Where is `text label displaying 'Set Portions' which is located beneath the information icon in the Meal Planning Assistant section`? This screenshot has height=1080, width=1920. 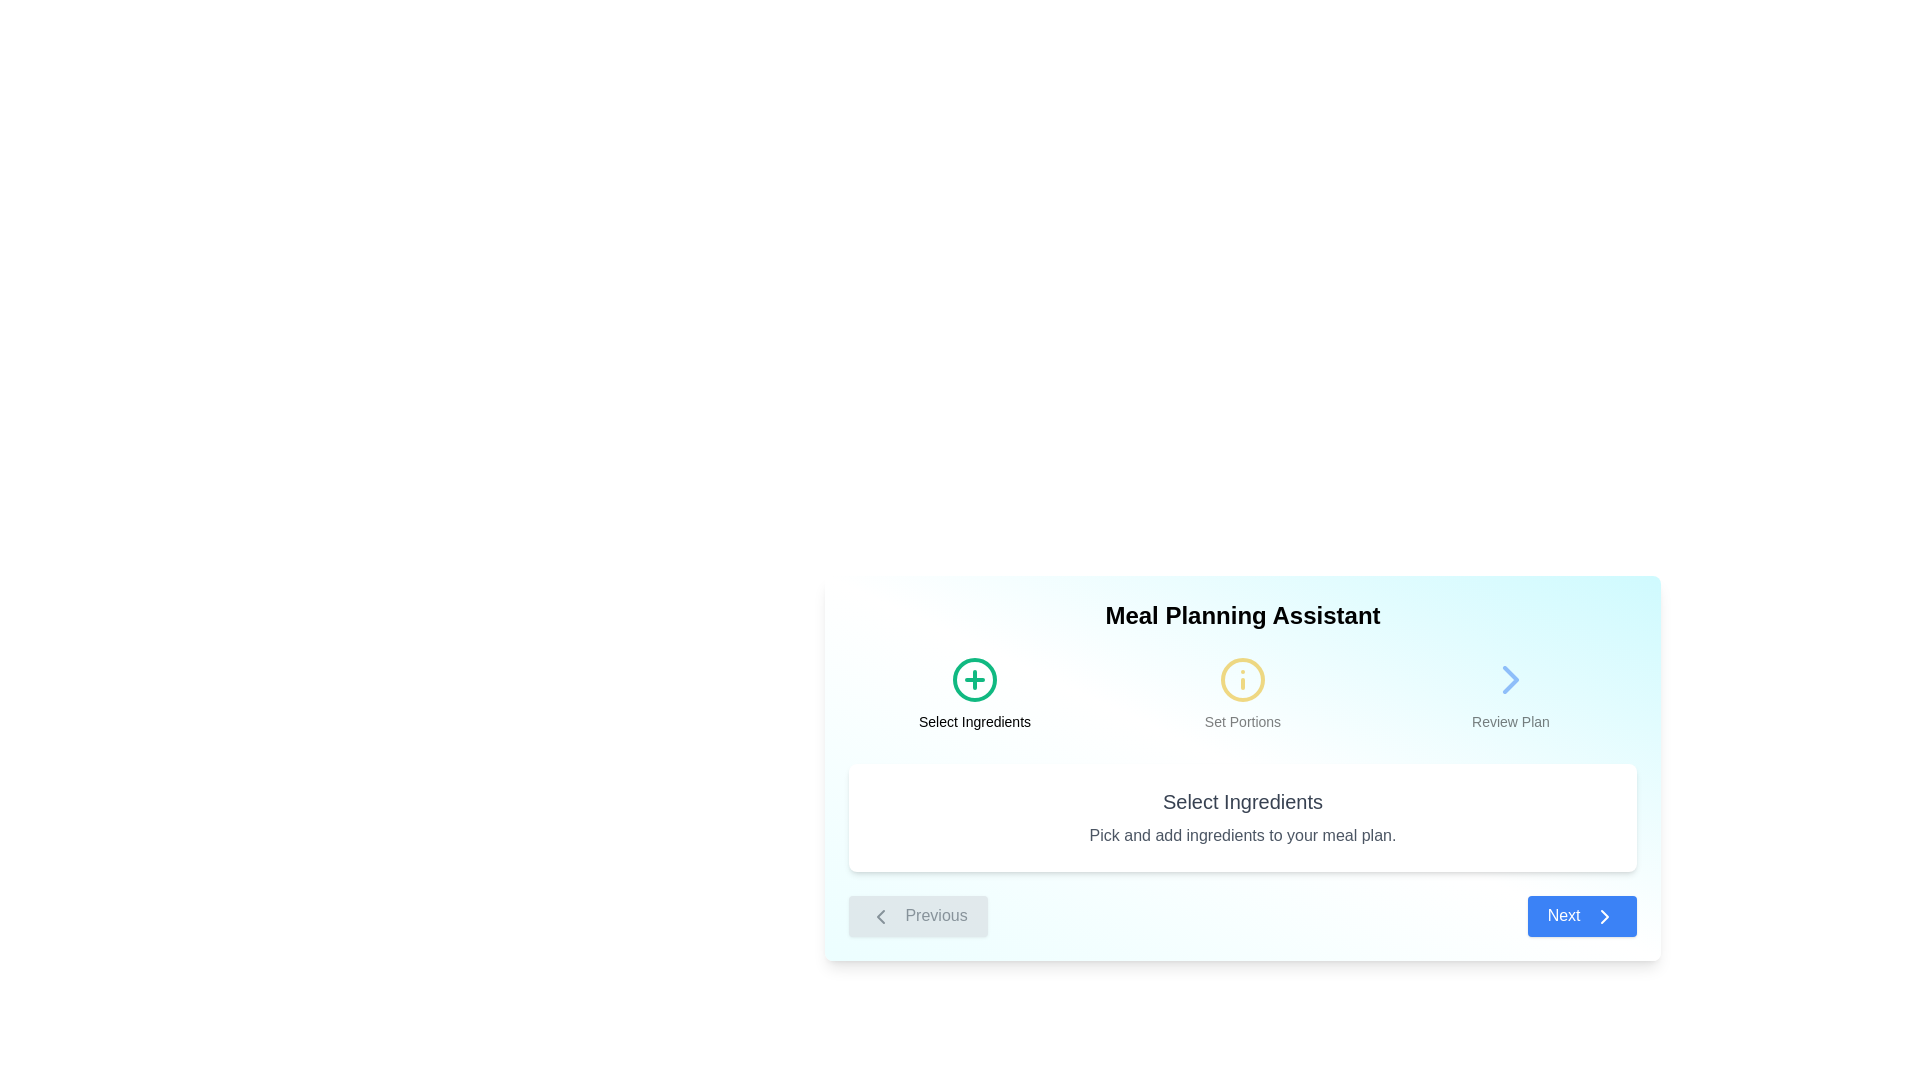
text label displaying 'Set Portions' which is located beneath the information icon in the Meal Planning Assistant section is located at coordinates (1242, 721).